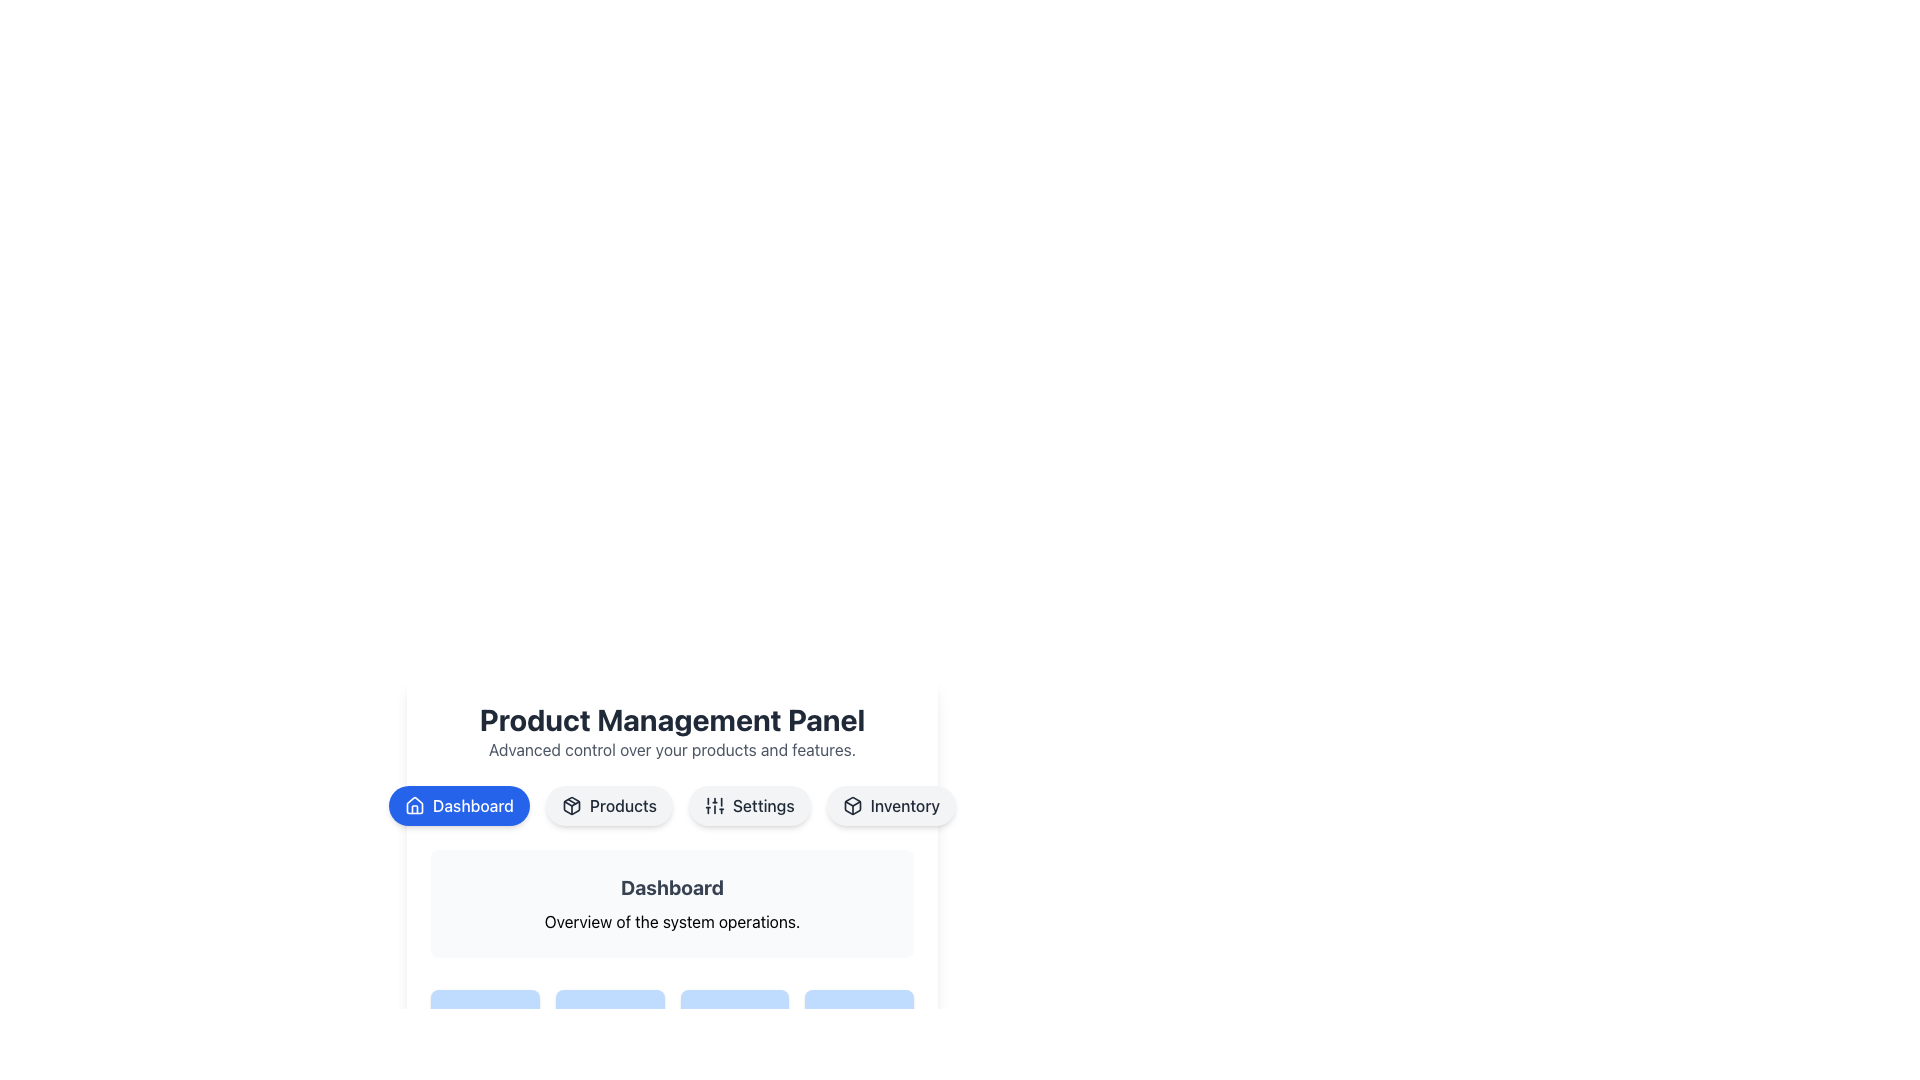  What do you see at coordinates (472, 805) in the screenshot?
I see `the 'Dashboard' text label within the blue button in the navigation bar` at bounding box center [472, 805].